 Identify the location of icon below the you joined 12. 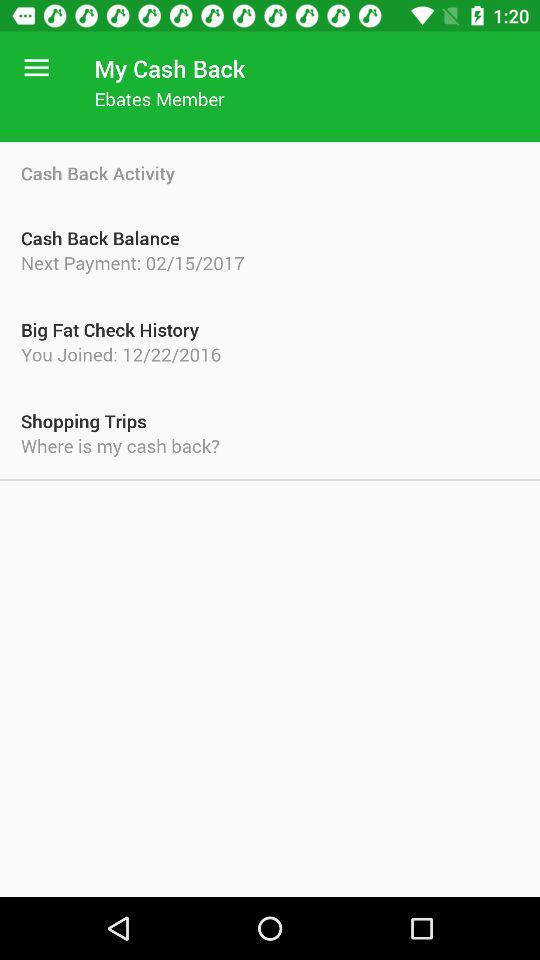
(270, 421).